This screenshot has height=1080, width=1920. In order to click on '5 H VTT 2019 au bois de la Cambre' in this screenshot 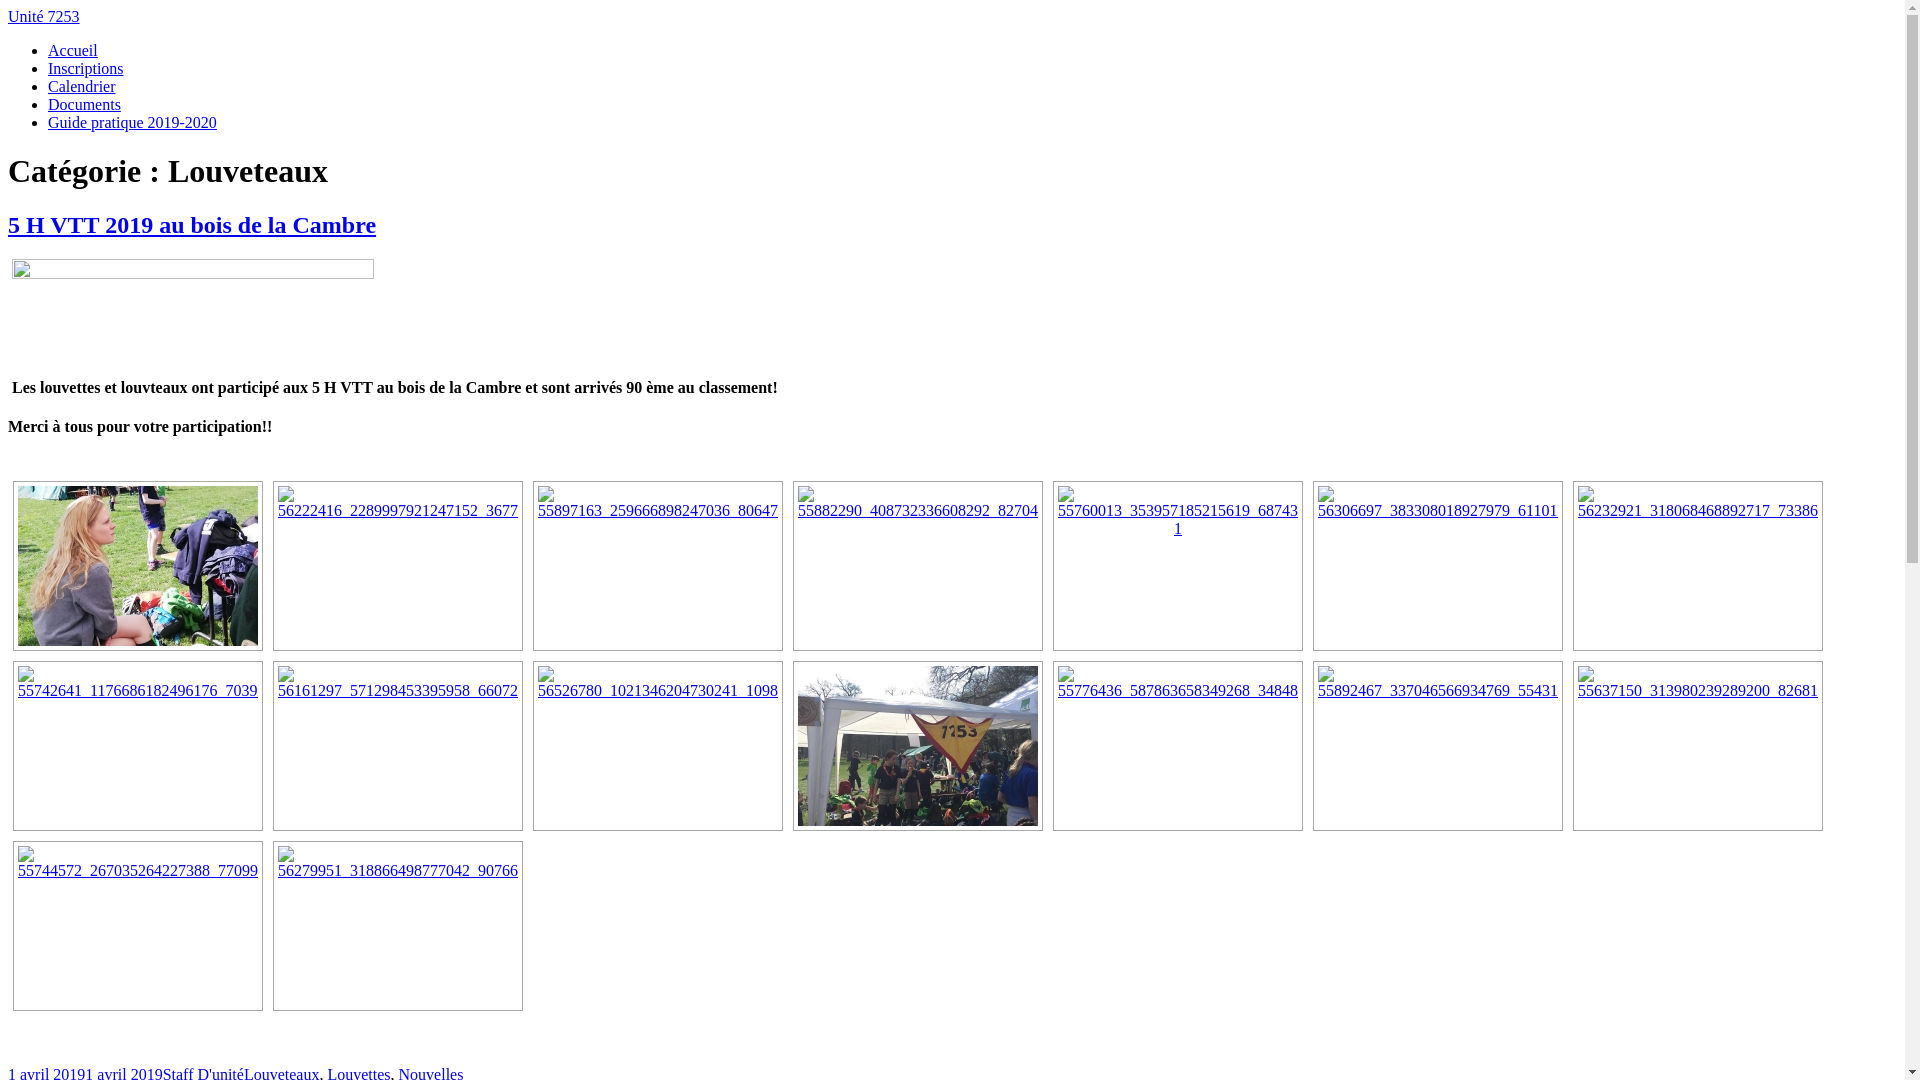, I will do `click(192, 224)`.